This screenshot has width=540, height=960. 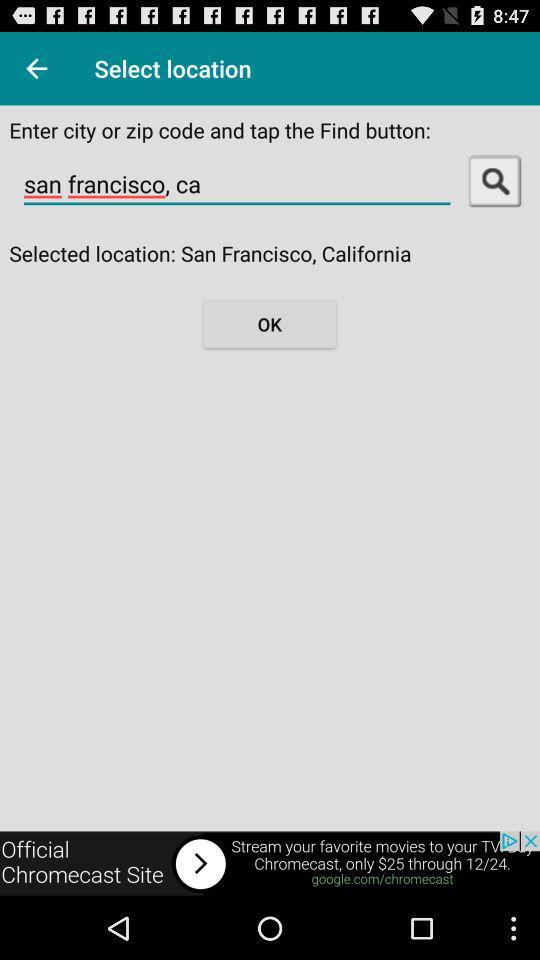 I want to click on search option, so click(x=494, y=179).